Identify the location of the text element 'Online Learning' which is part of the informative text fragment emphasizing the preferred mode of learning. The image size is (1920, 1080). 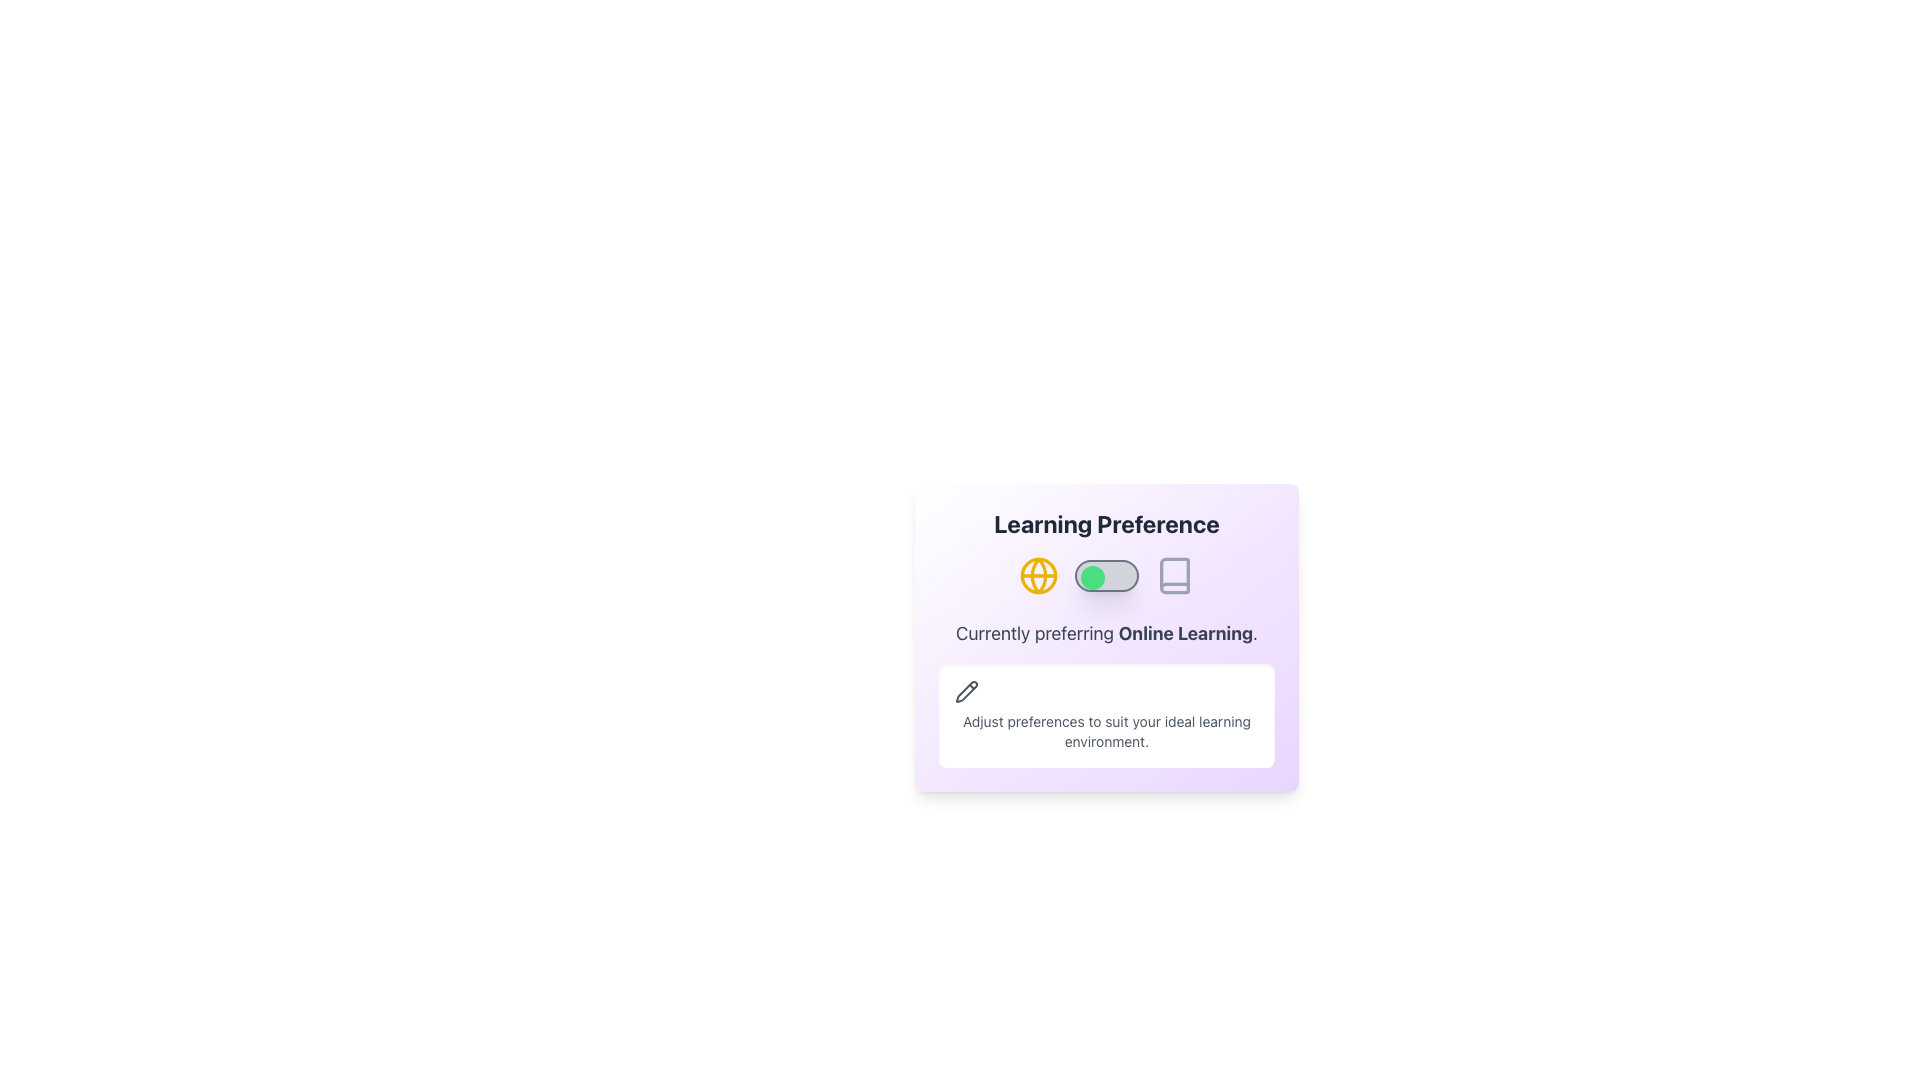
(1185, 633).